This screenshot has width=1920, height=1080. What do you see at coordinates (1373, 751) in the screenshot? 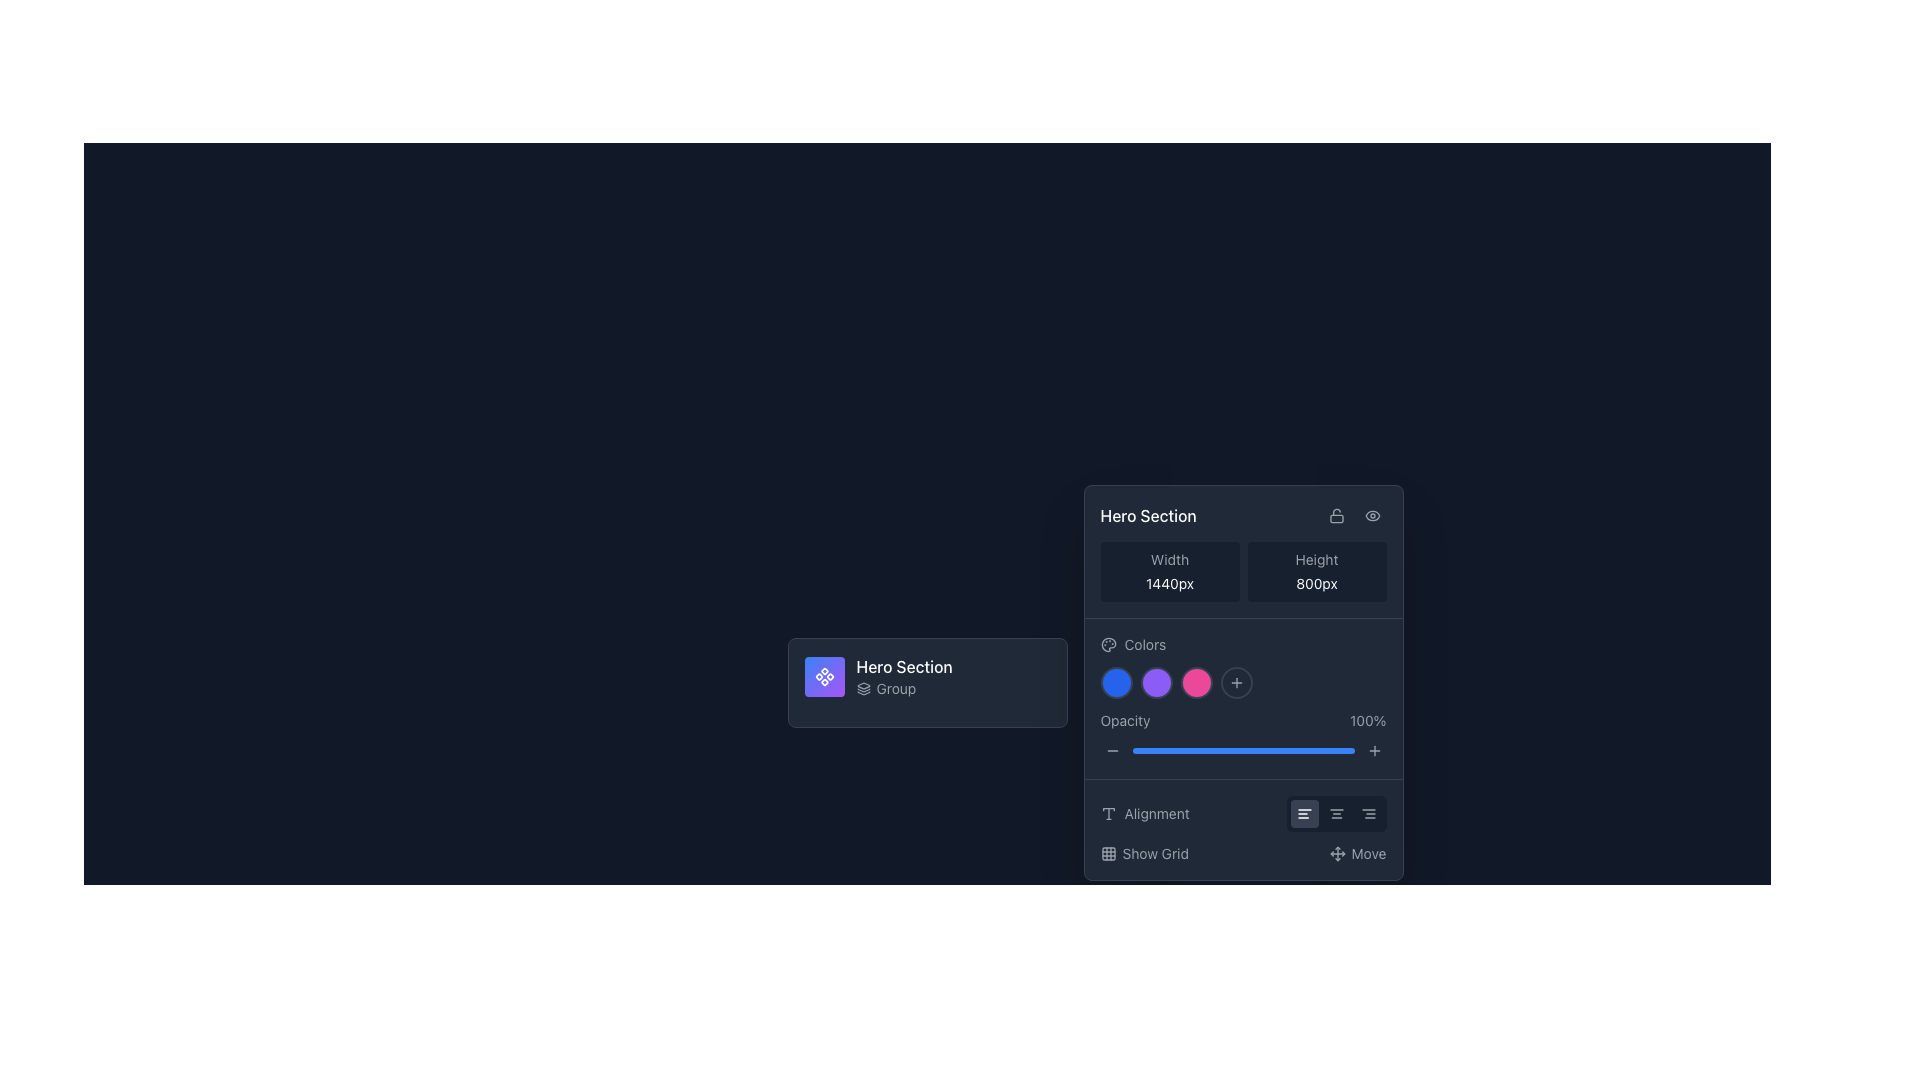
I see `the '+' button located at the bottom-right corner of the card interface to observe style changes` at bounding box center [1373, 751].